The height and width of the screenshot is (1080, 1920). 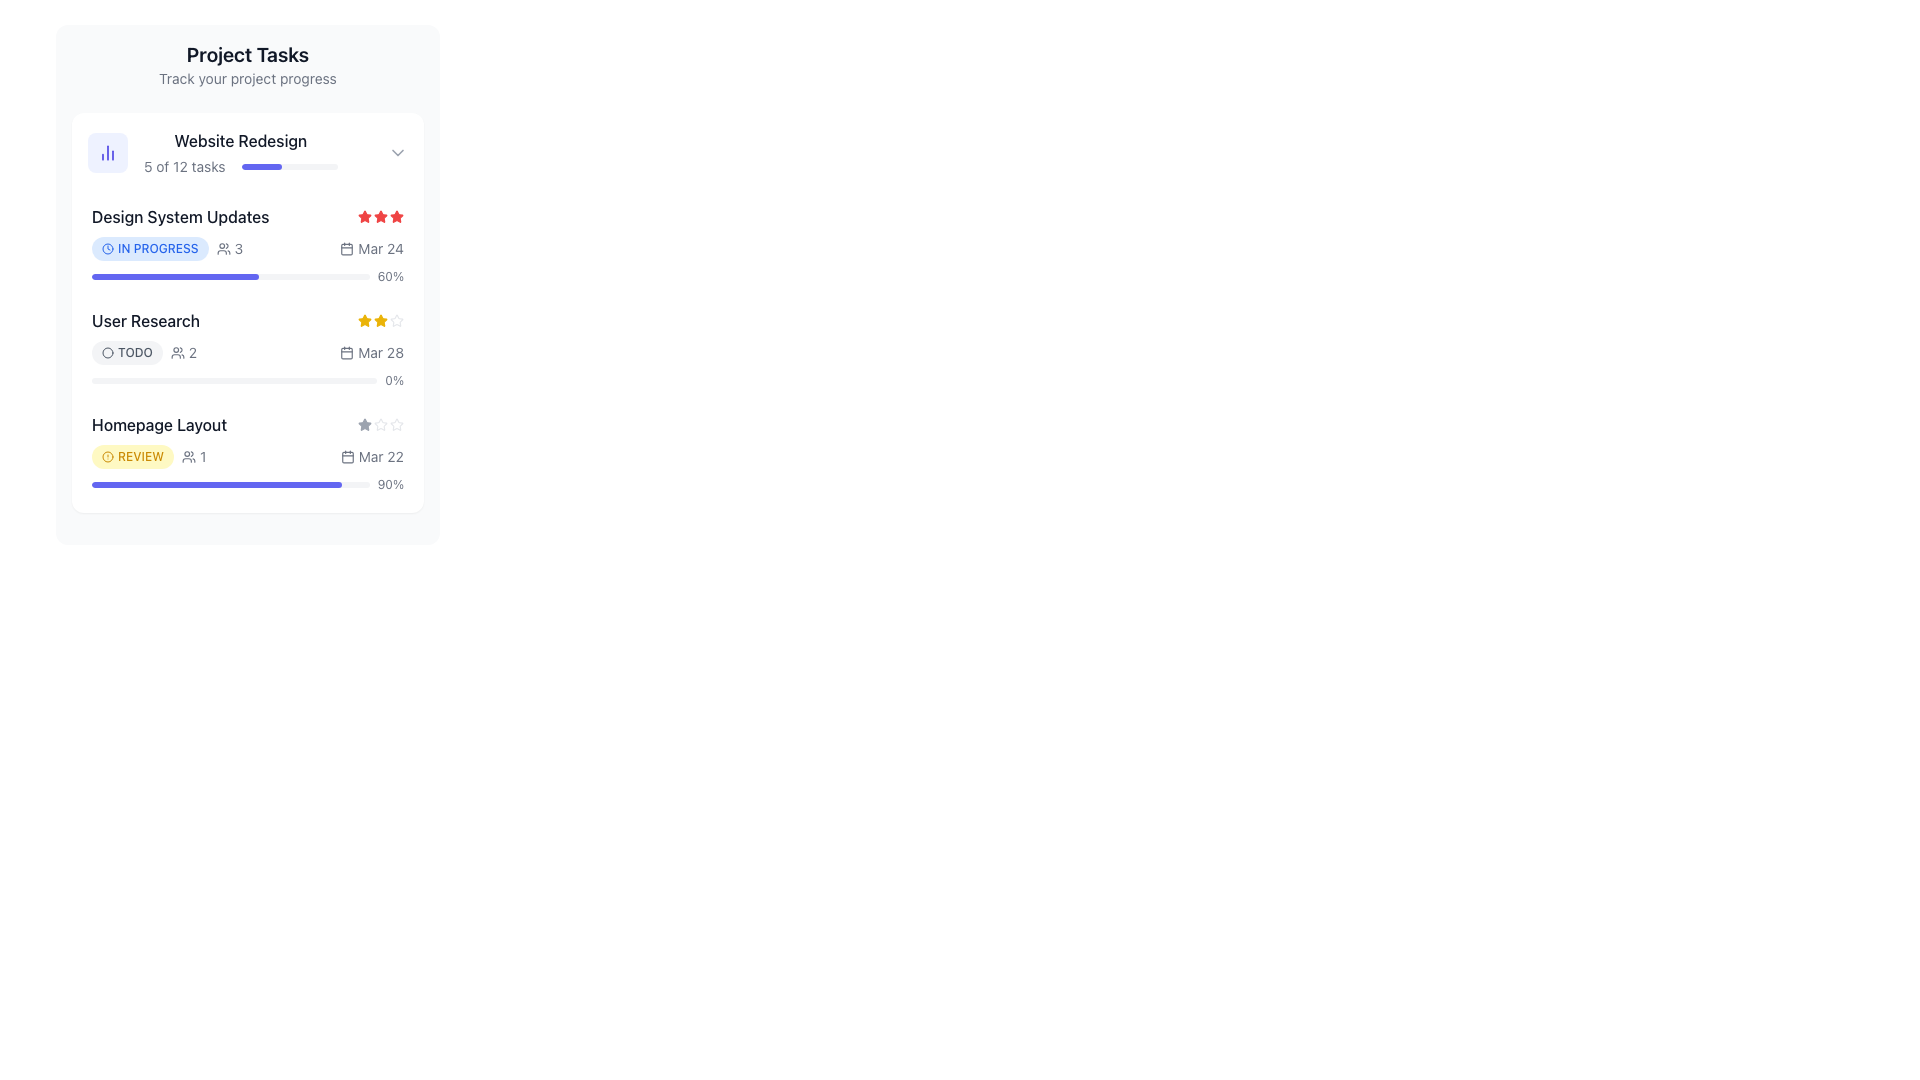 I want to click on the user icon, which is a group of three silhouettes styled in black or gray, located to the left of the user count in the 'Design System Updates' section of the task list, so click(x=223, y=248).